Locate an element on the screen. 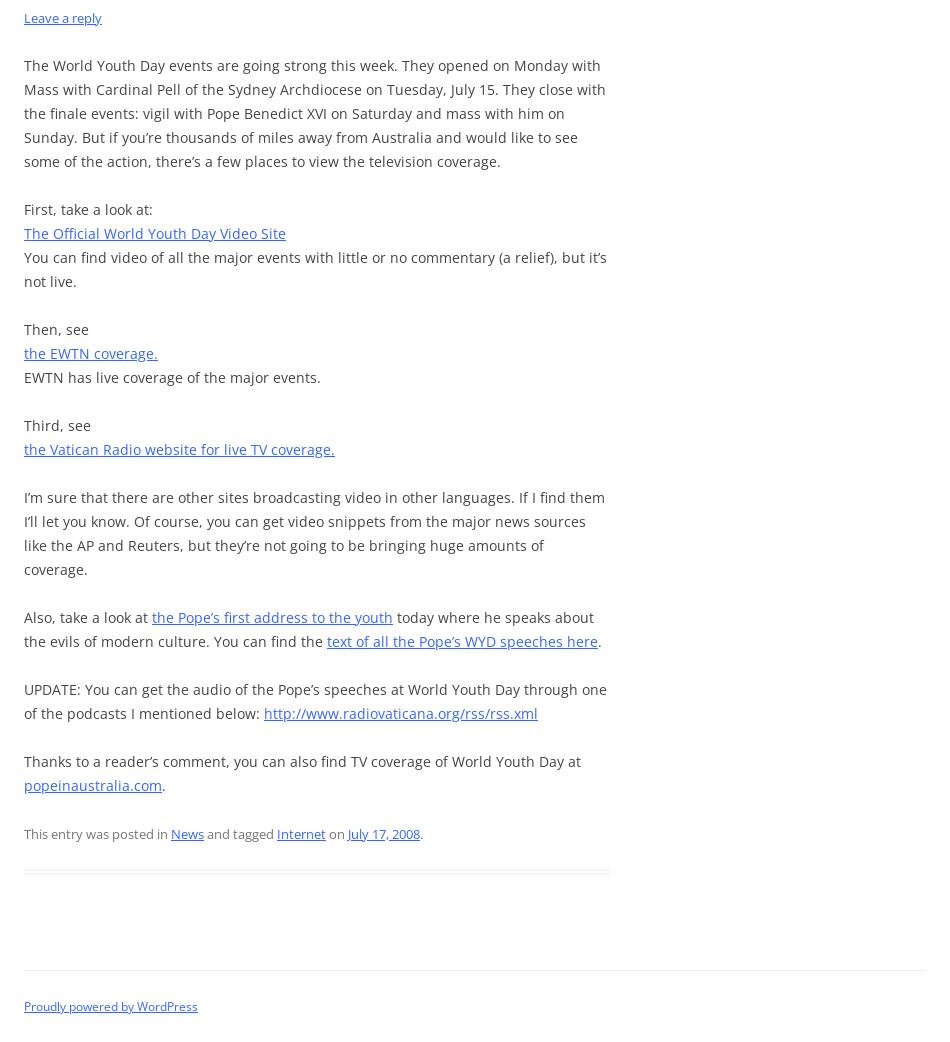 The height and width of the screenshot is (1042, 950). 'Proudly powered by WordPress' is located at coordinates (24, 1006).